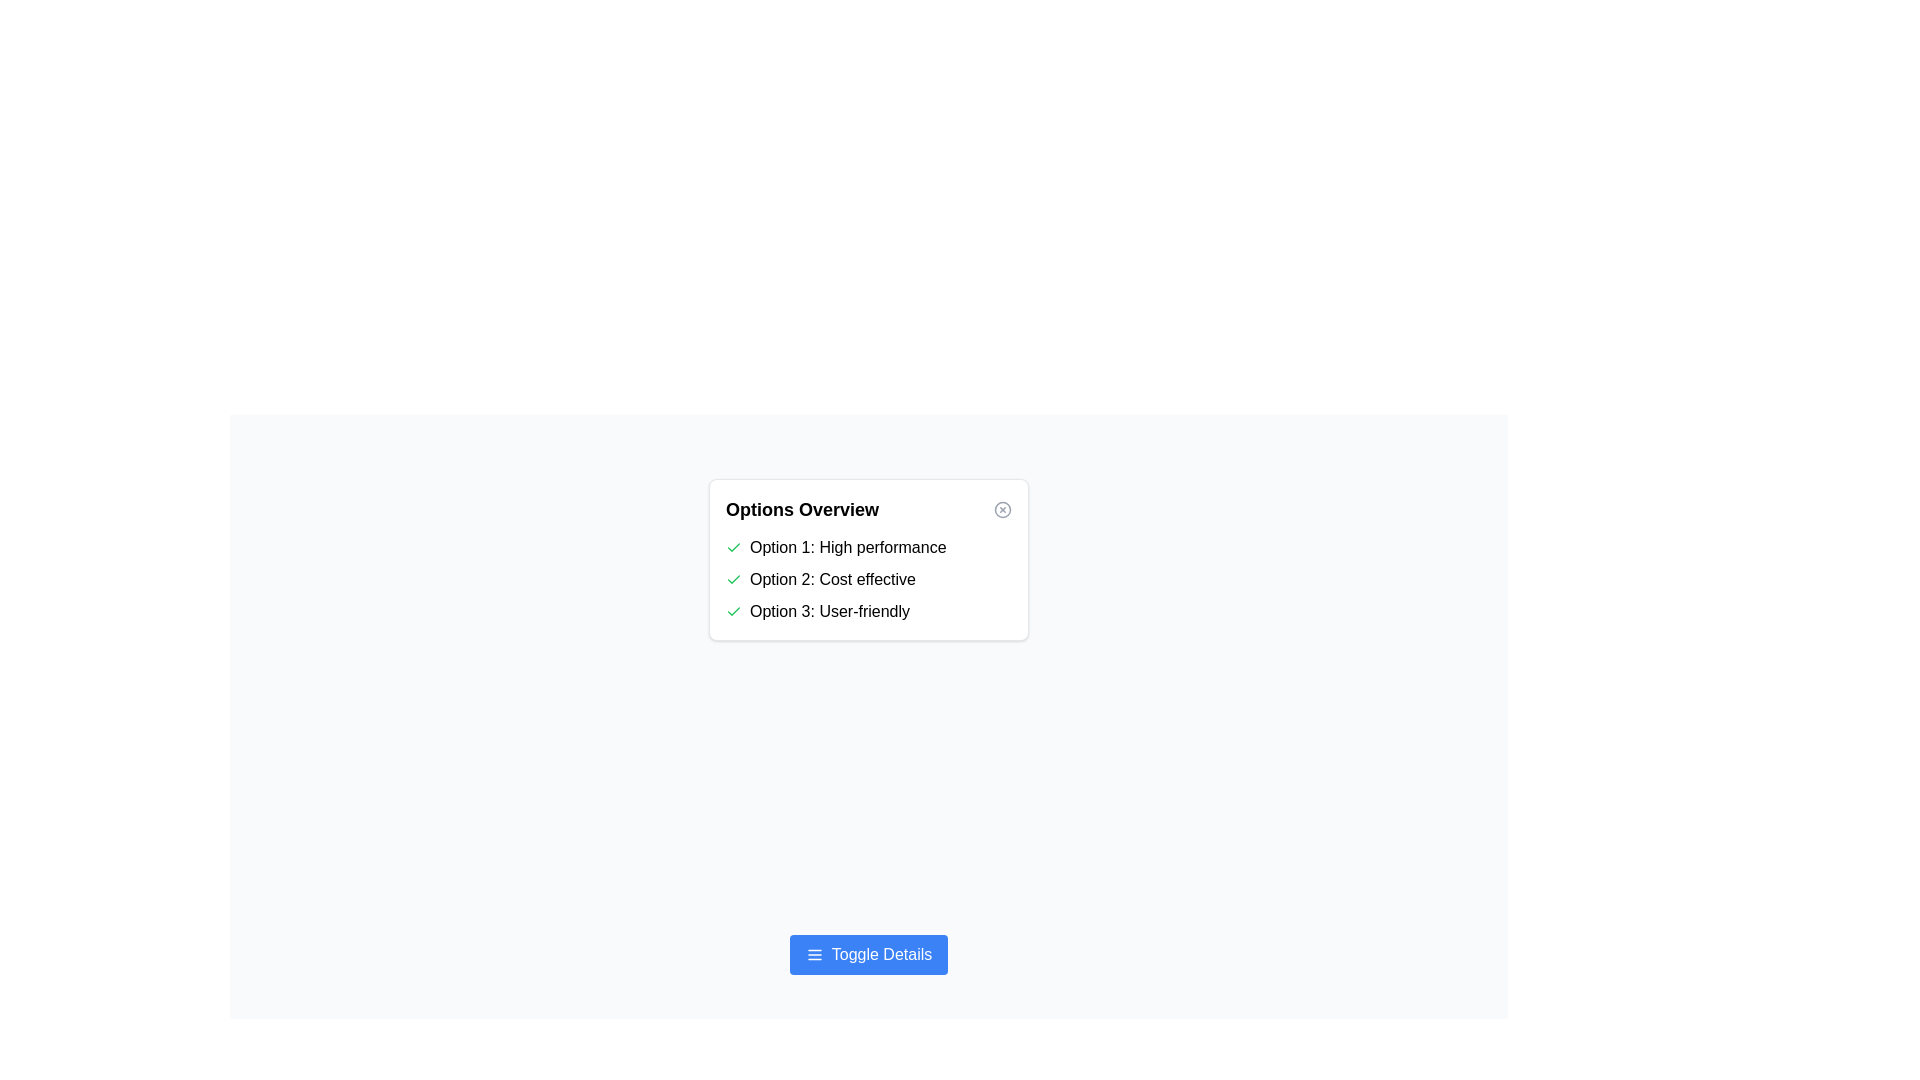 Image resolution: width=1920 pixels, height=1080 pixels. Describe the element at coordinates (814, 954) in the screenshot. I see `the Menu Icon, which is a compact icon with three horizontal lines inside the blue 'Toggle Details' button` at that location.